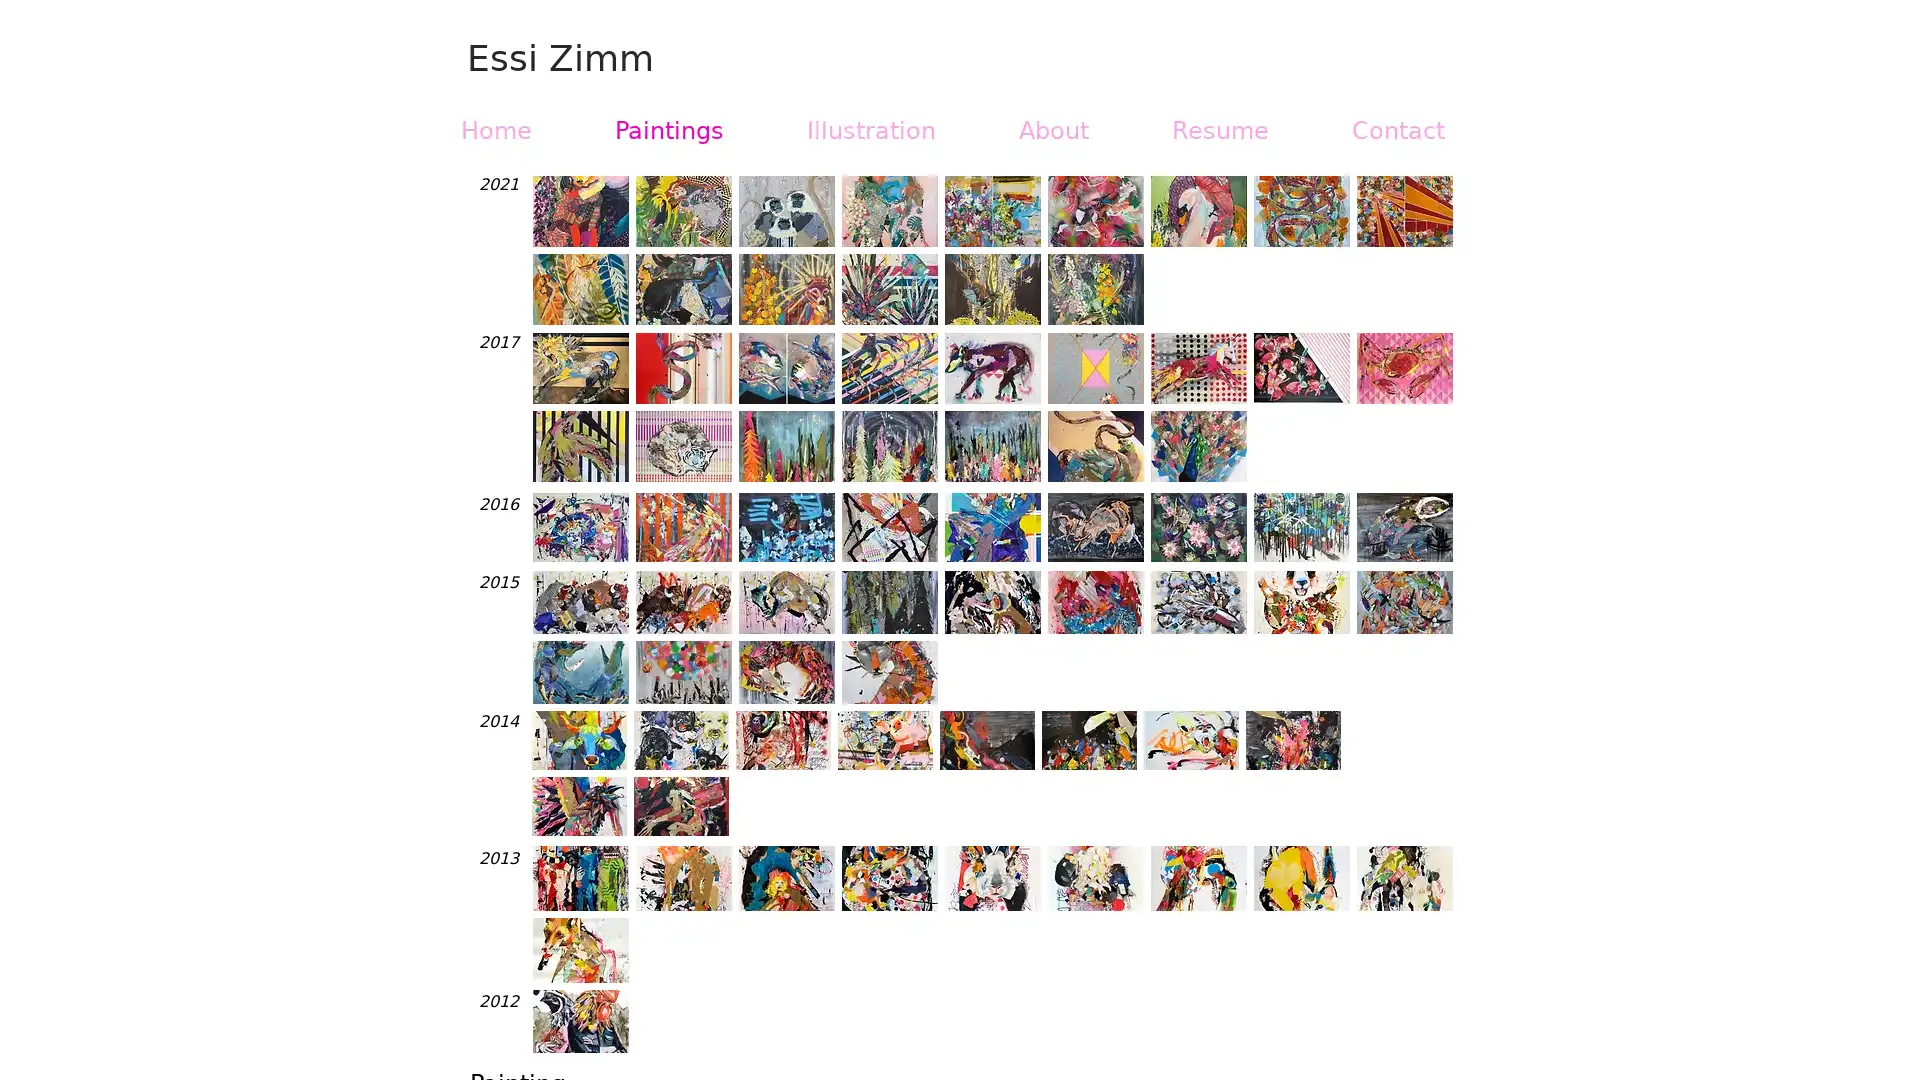  I want to click on next, so click(1409, 544).